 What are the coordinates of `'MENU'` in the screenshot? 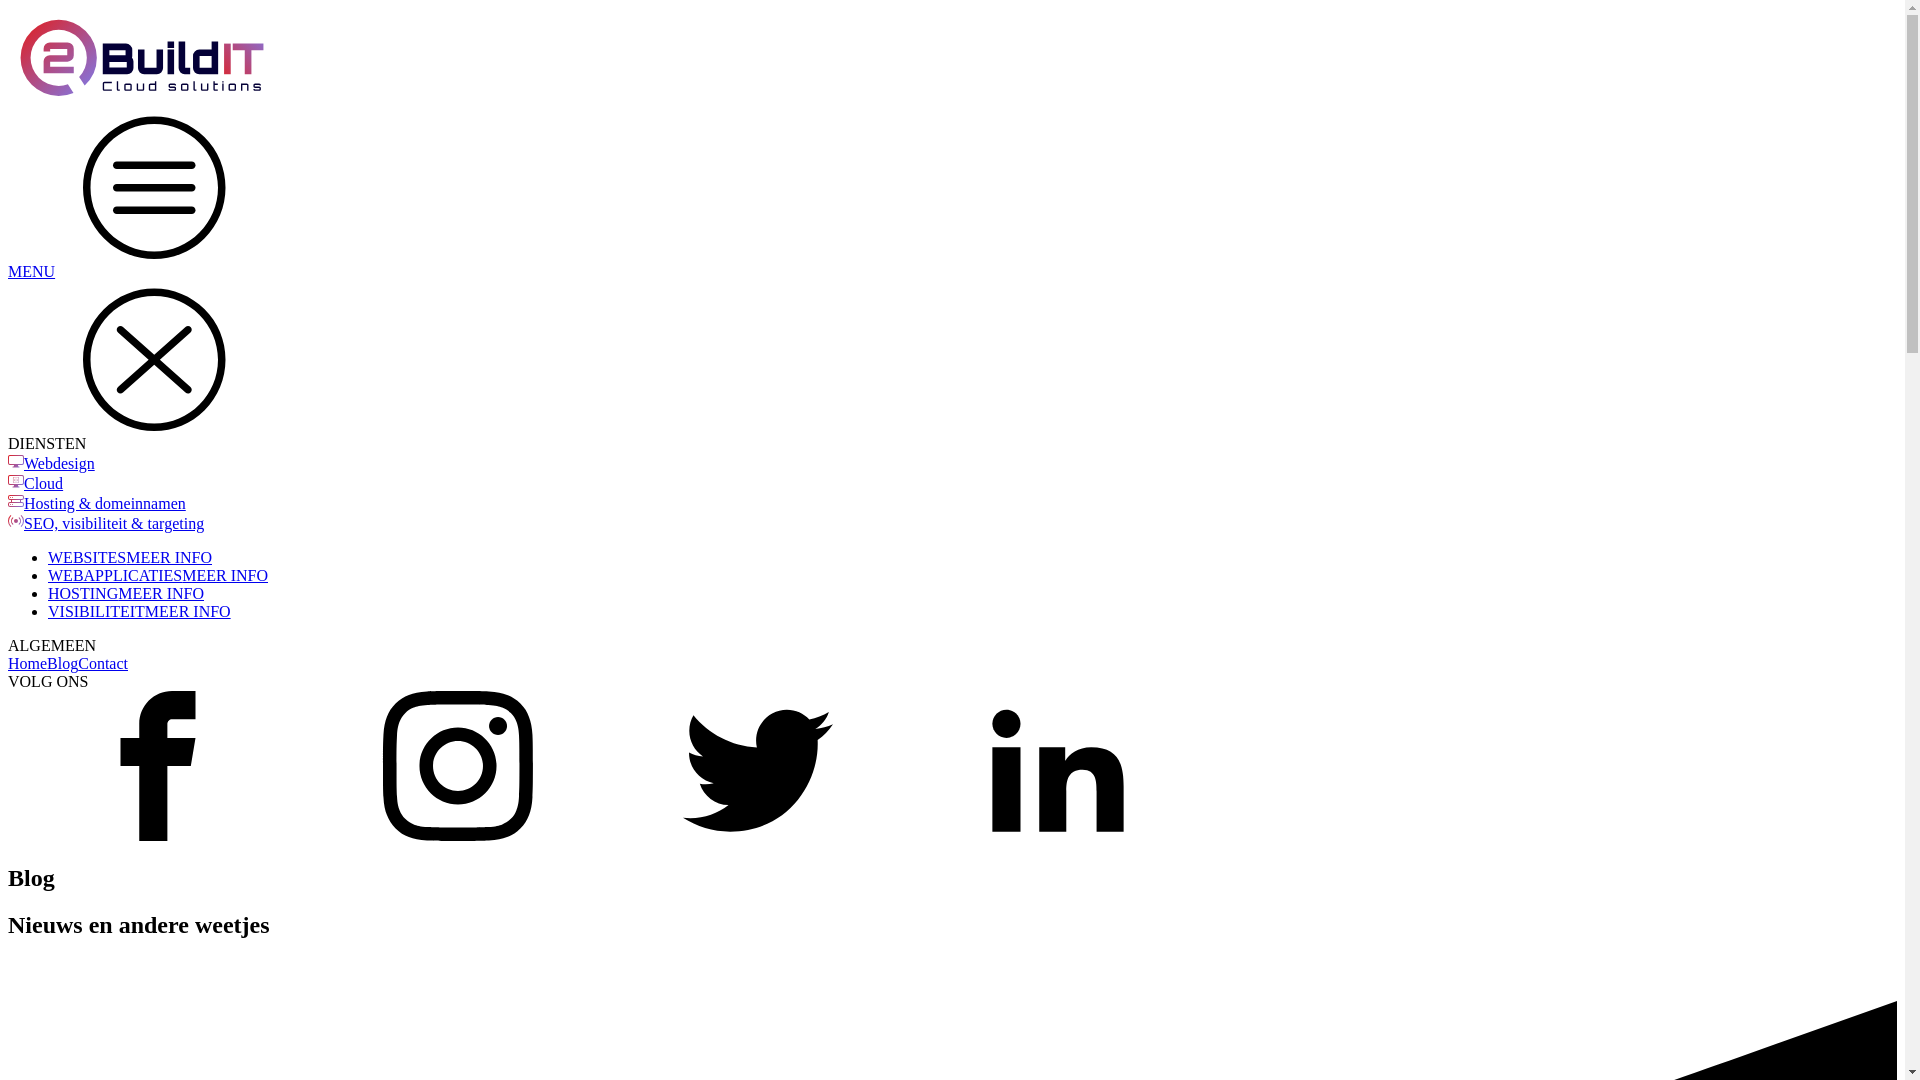 It's located at (8, 195).